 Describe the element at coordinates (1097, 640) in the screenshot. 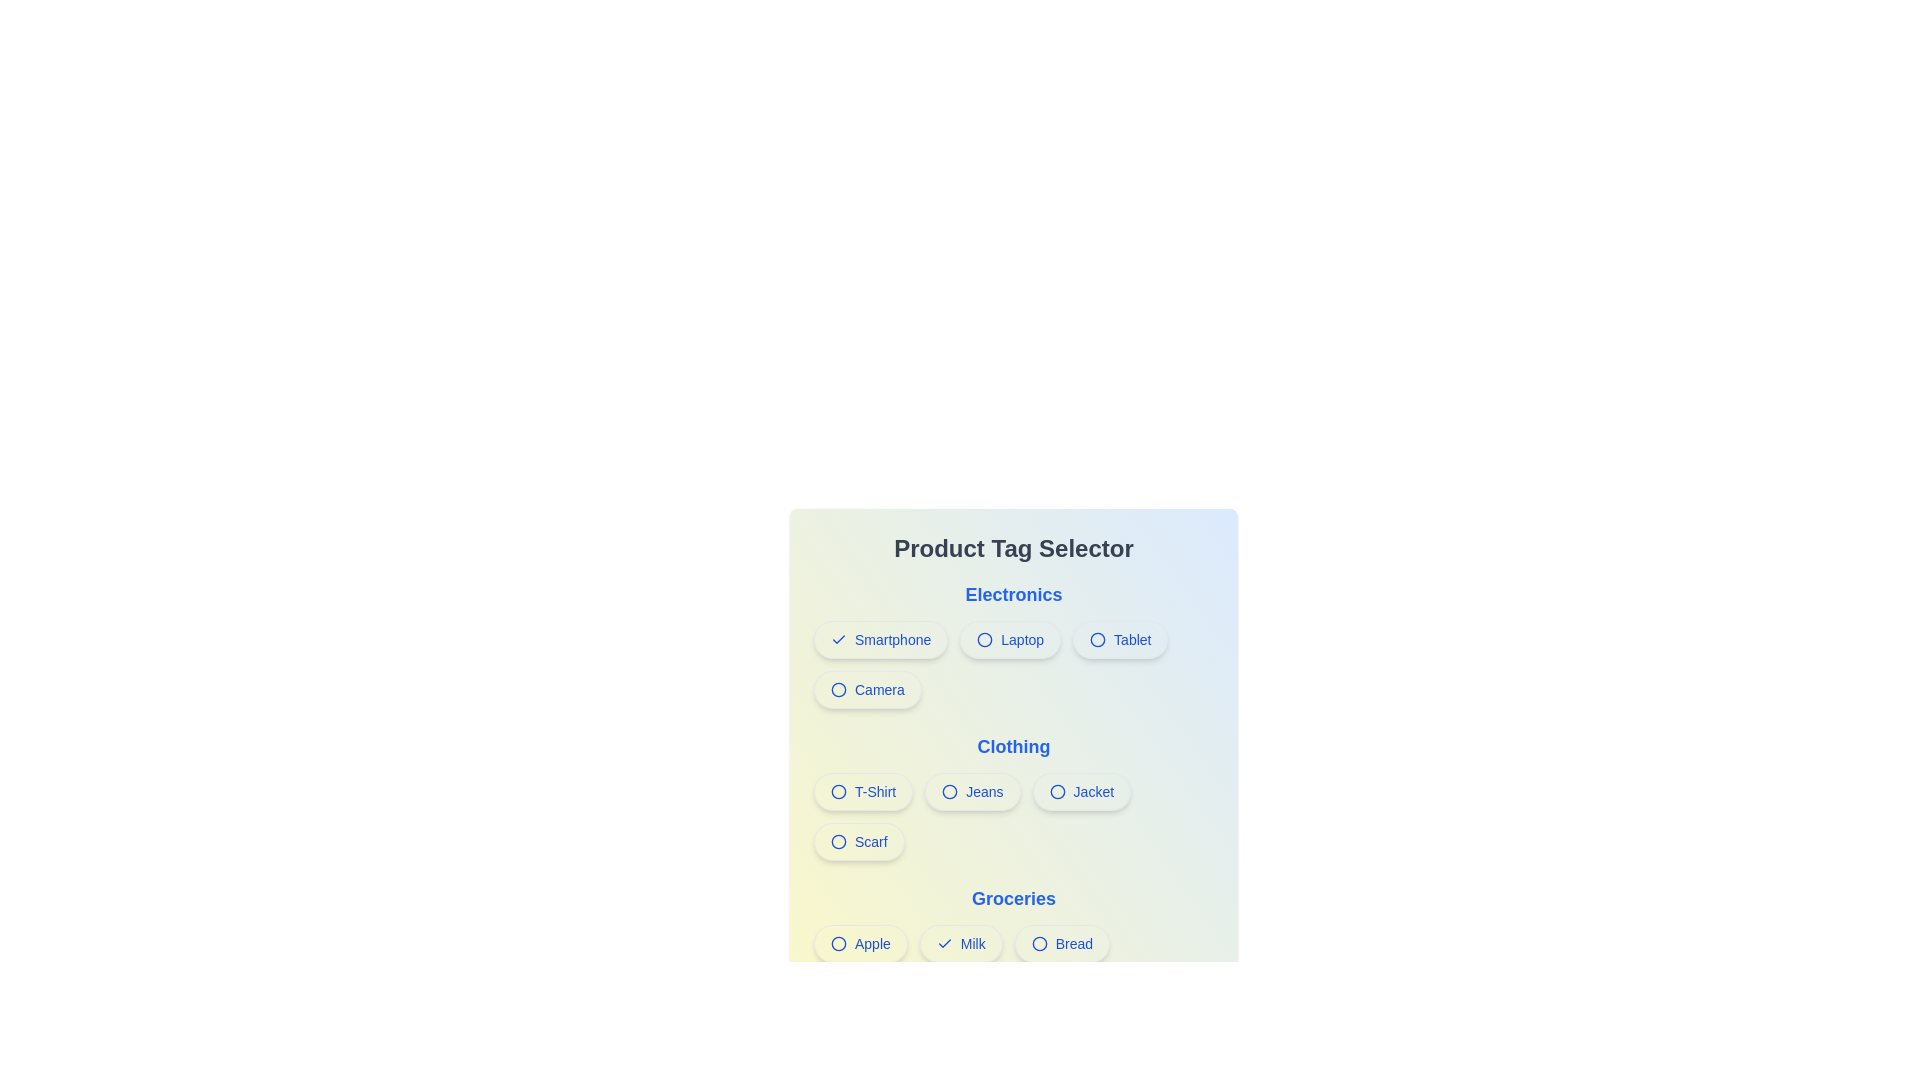

I see `the circular radio button for the 'Tablet' option in the 'Electronics' section` at that location.